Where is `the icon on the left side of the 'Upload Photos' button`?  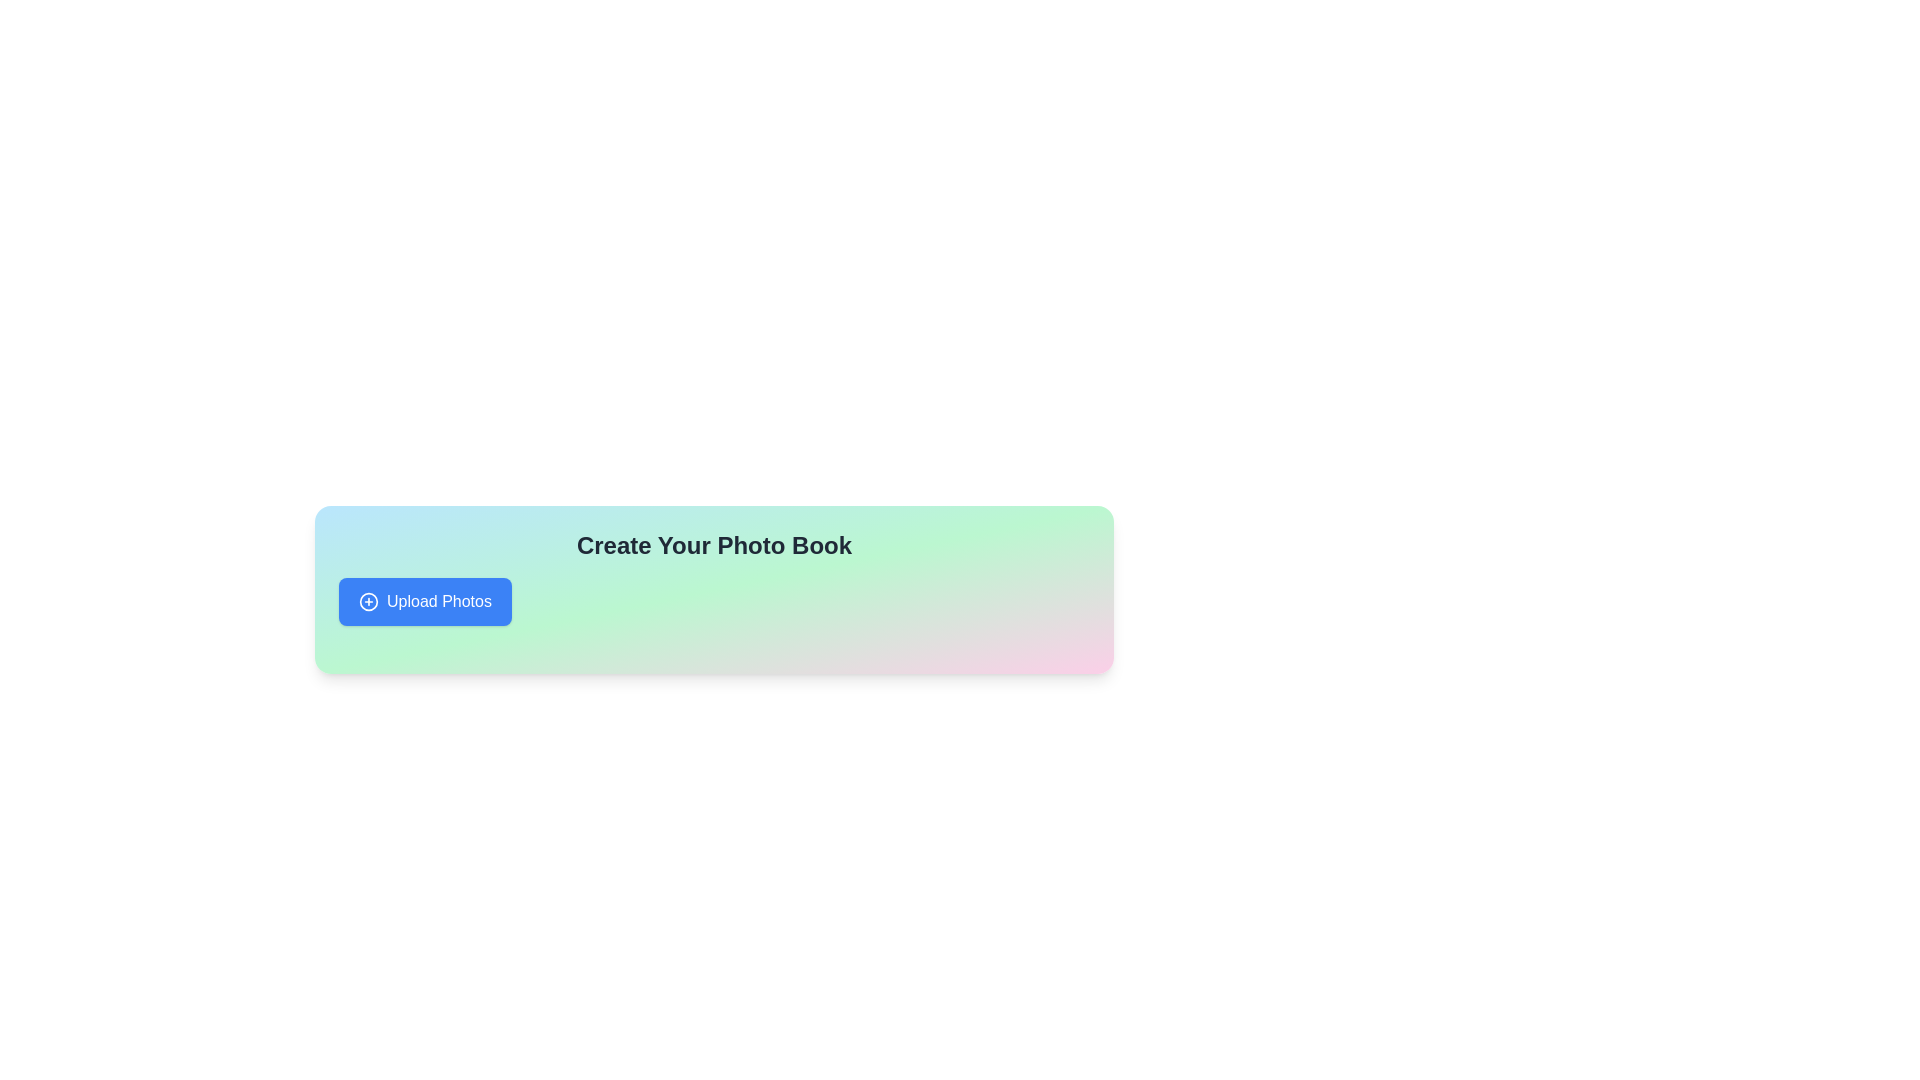
the icon on the left side of the 'Upload Photos' button is located at coordinates (369, 600).